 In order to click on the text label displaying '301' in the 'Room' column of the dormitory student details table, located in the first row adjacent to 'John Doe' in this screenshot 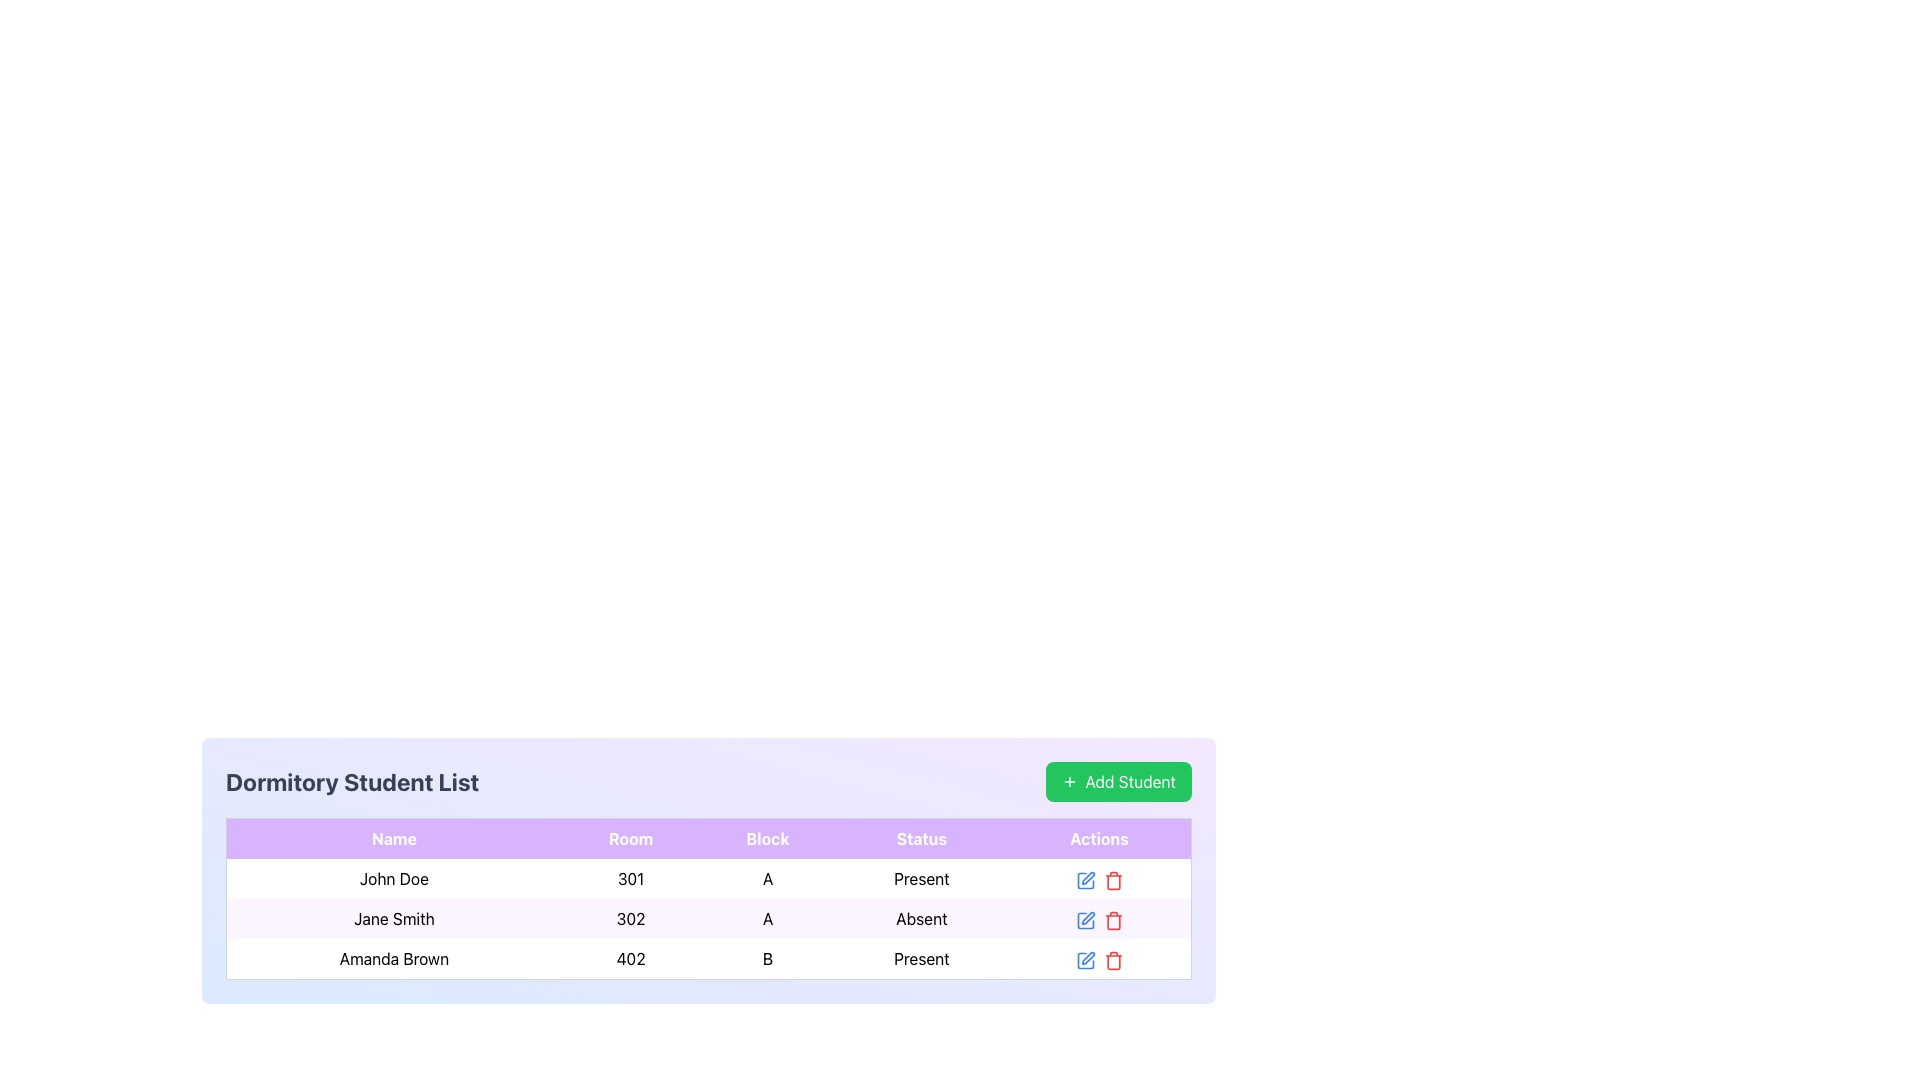, I will do `click(630, 878)`.